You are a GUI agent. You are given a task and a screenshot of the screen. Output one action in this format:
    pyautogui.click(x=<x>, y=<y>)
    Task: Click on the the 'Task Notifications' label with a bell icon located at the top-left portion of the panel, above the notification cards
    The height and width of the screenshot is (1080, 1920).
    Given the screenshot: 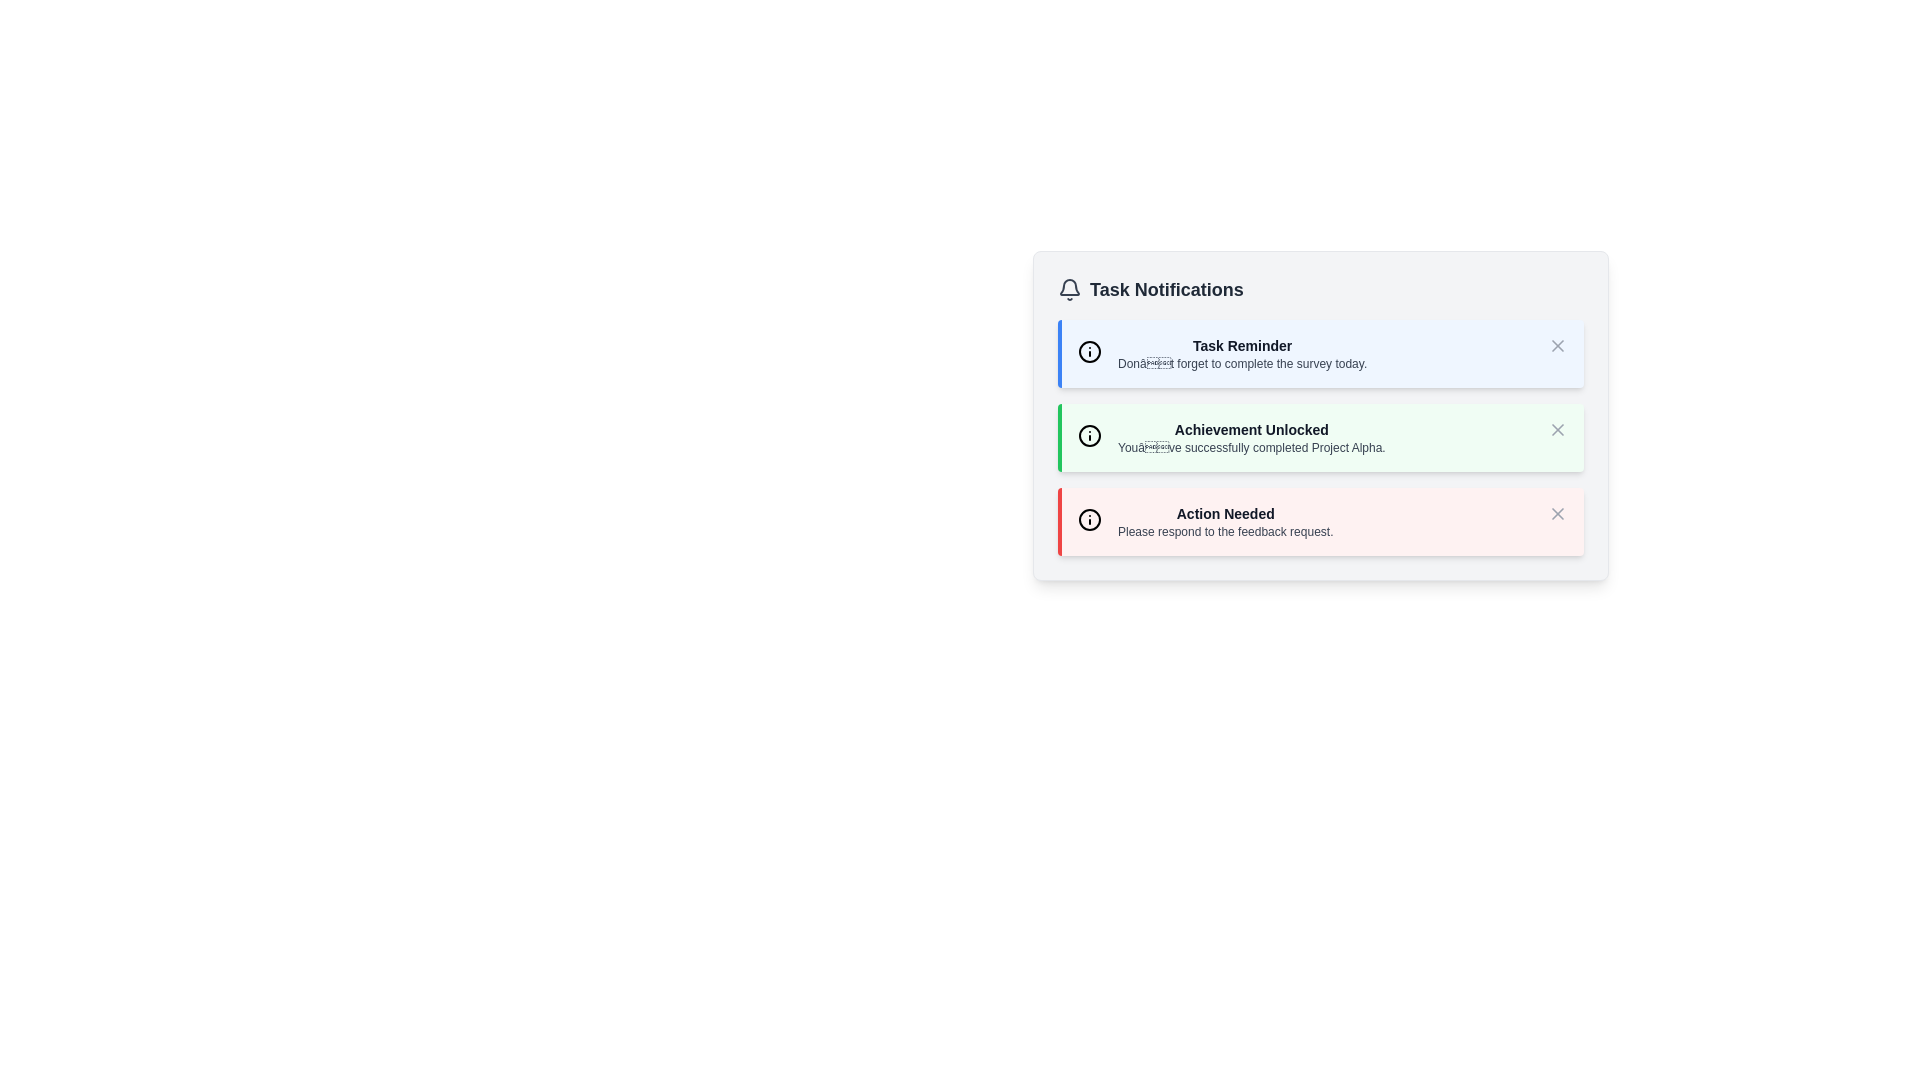 What is the action you would take?
    pyautogui.click(x=1150, y=289)
    